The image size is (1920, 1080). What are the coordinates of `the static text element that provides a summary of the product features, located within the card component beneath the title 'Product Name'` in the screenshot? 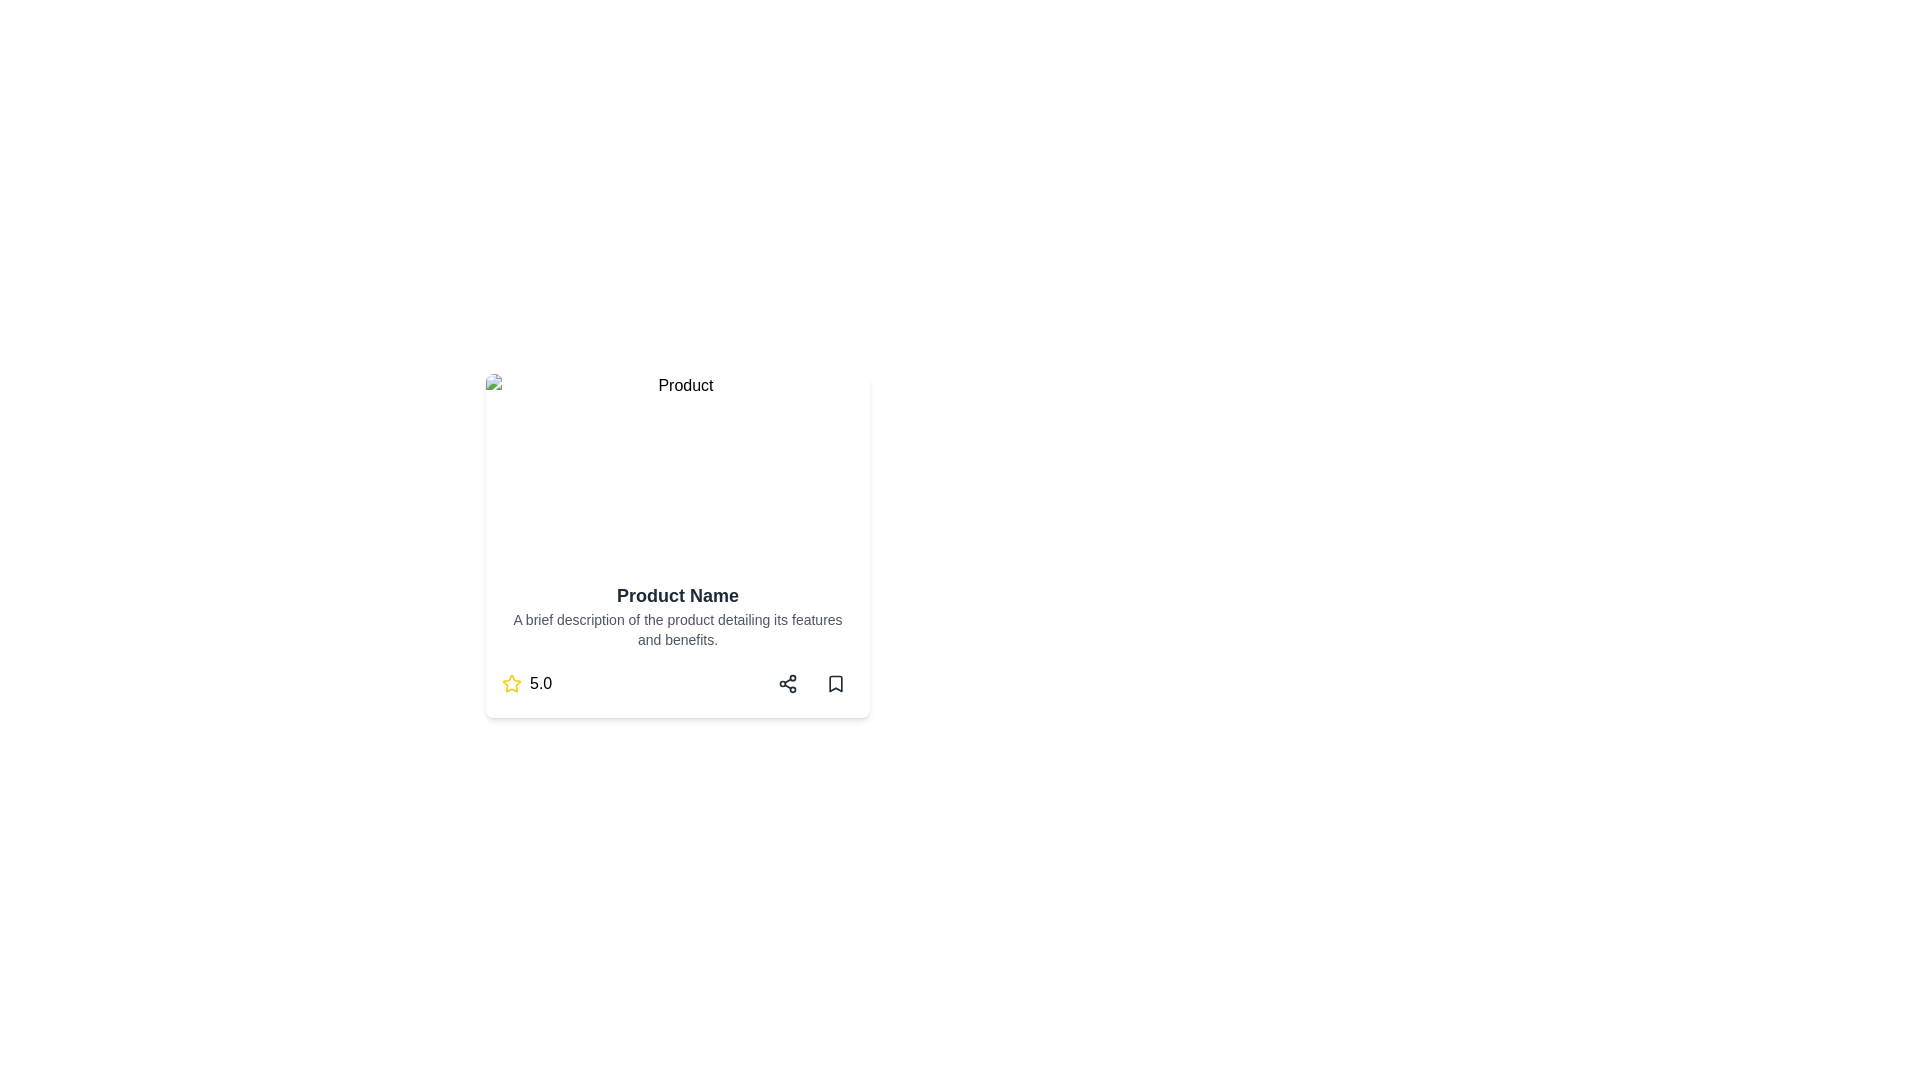 It's located at (677, 628).